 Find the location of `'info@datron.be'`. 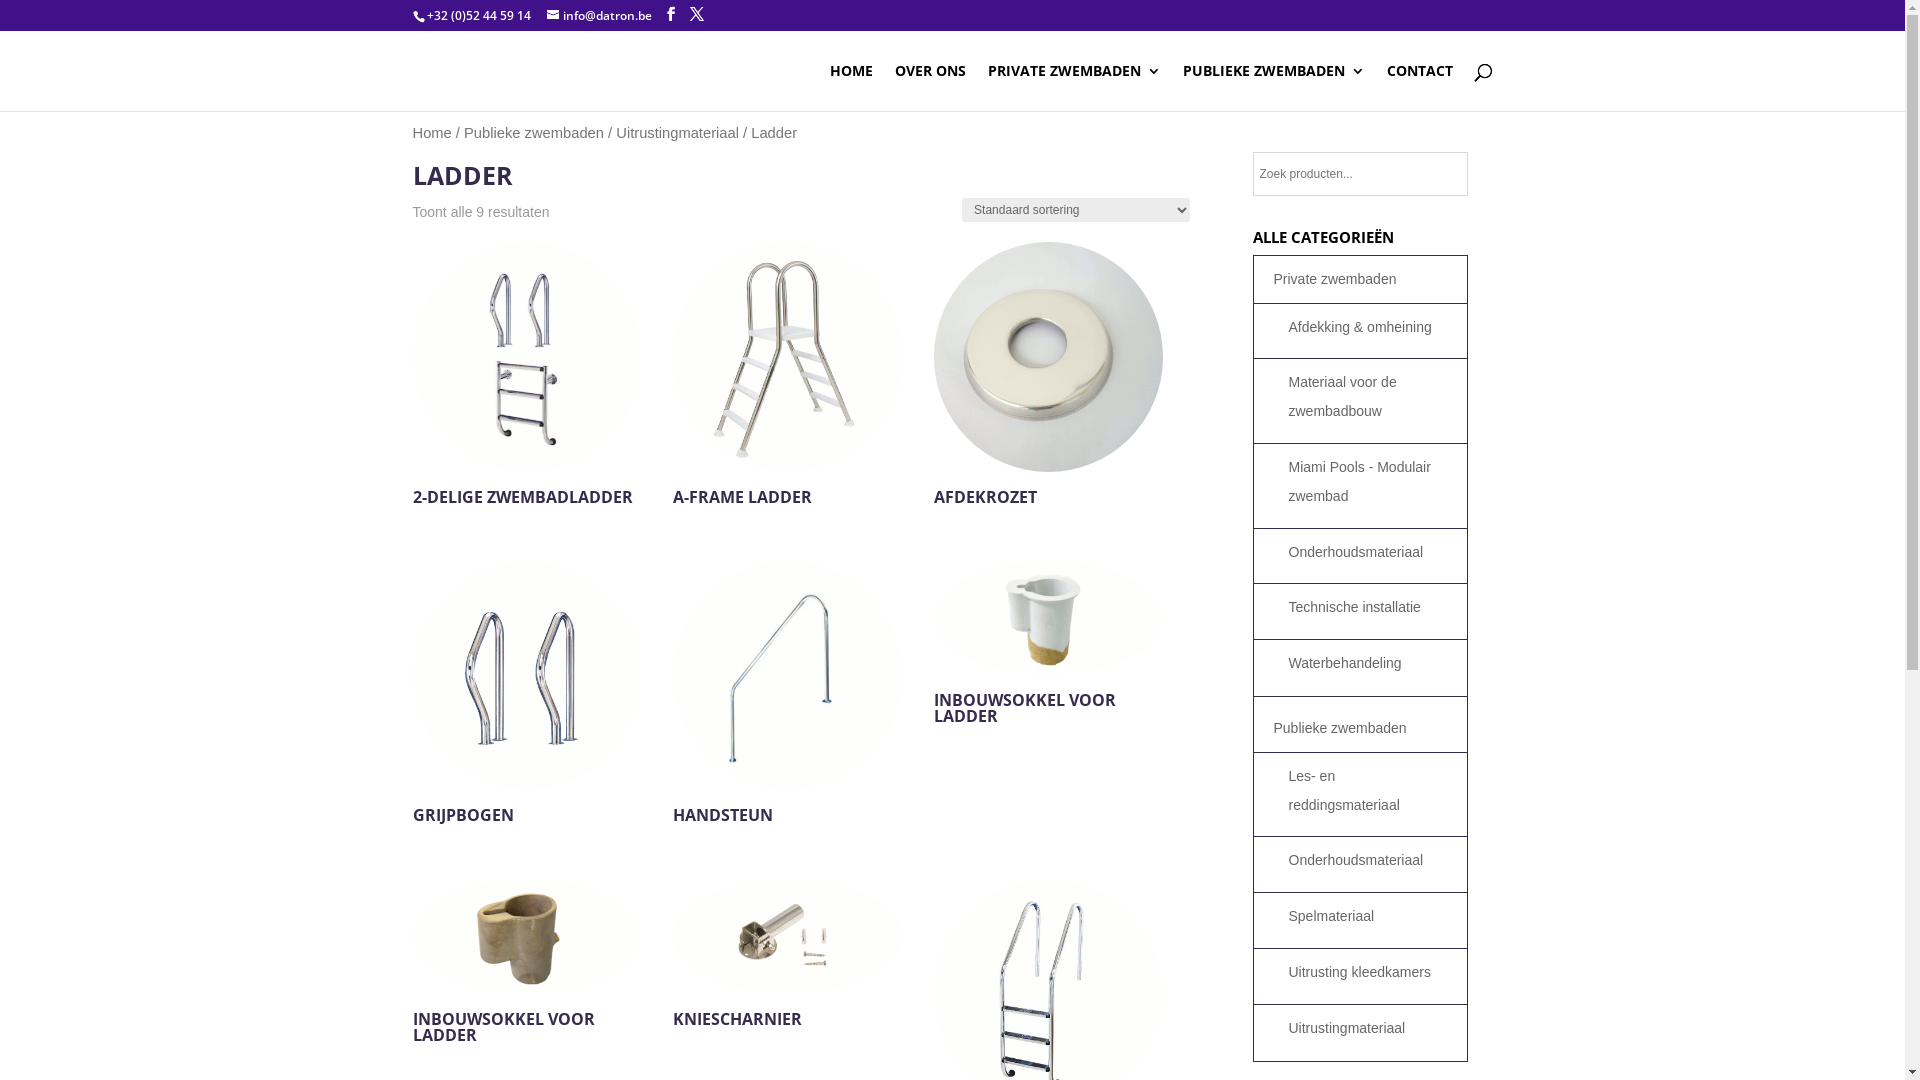

'info@datron.be' is located at coordinates (597, 15).